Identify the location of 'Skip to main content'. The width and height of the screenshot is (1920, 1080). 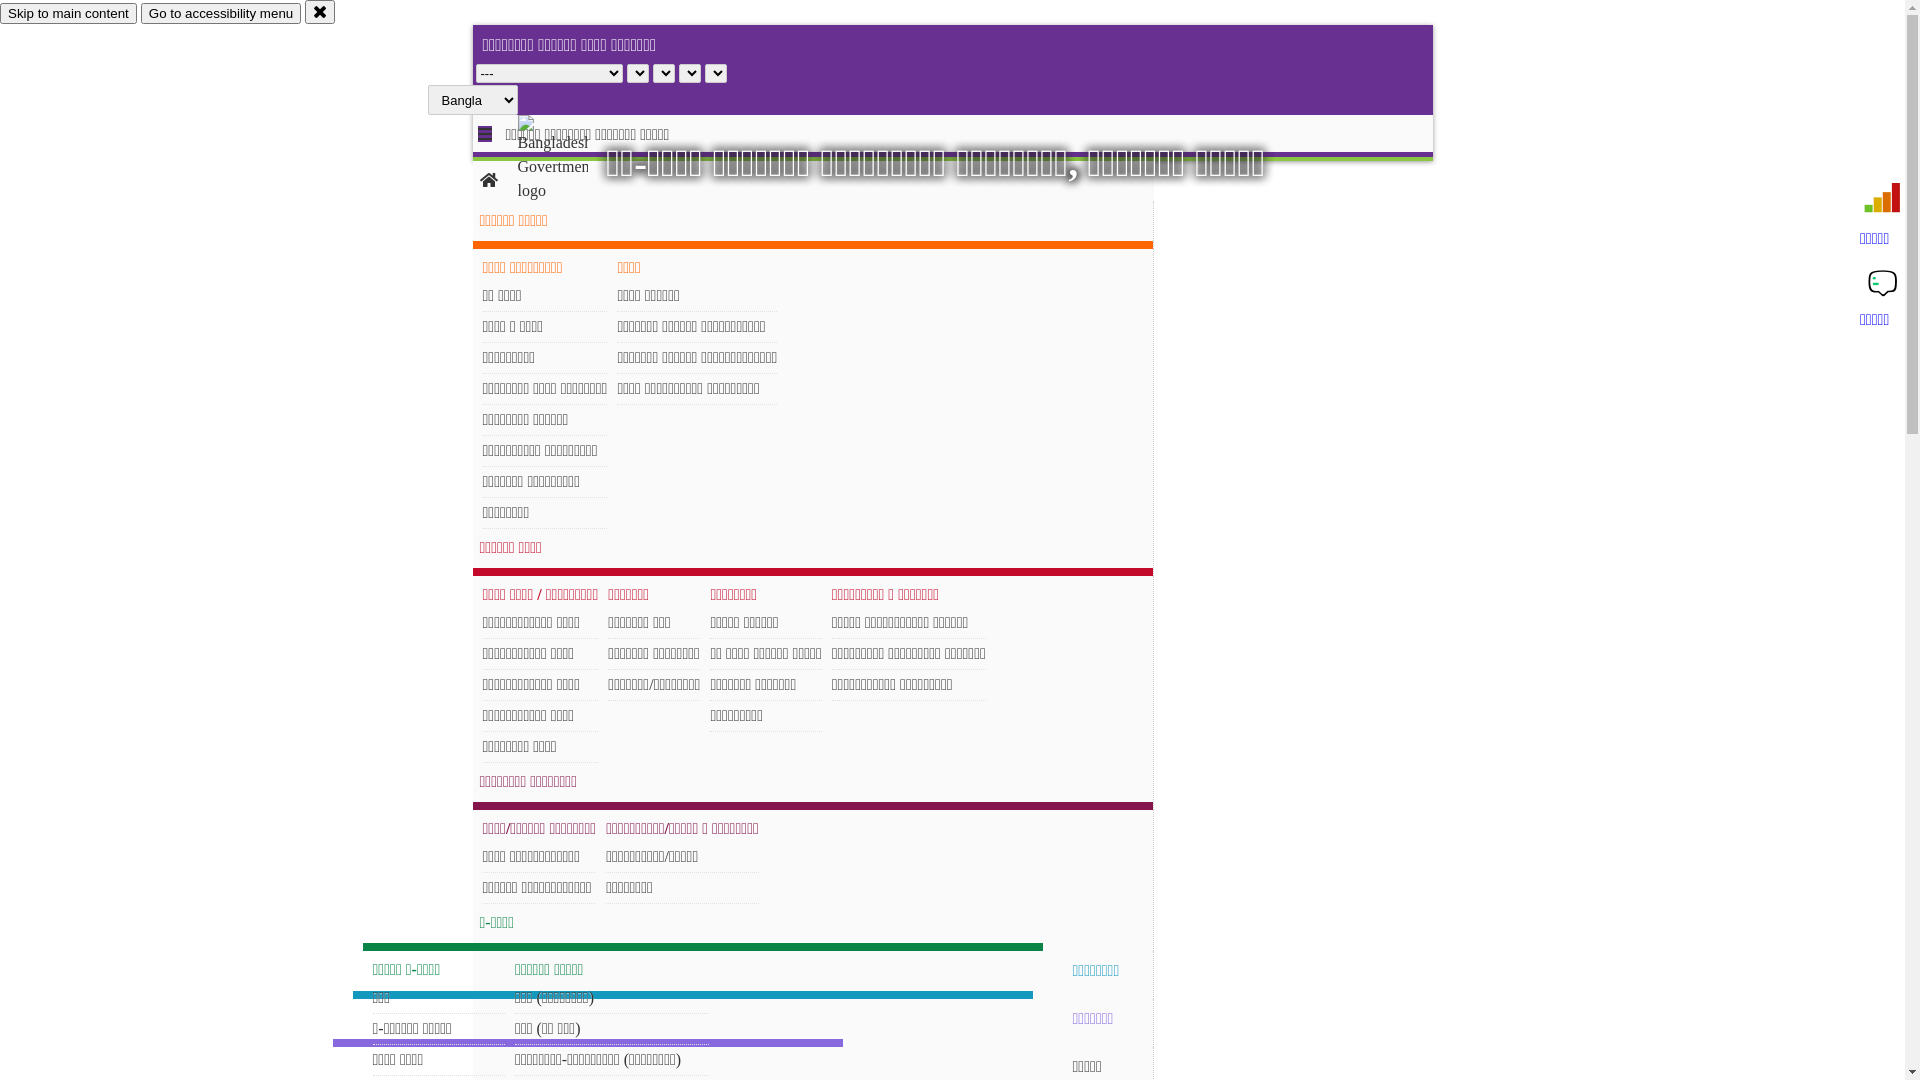
(68, 13).